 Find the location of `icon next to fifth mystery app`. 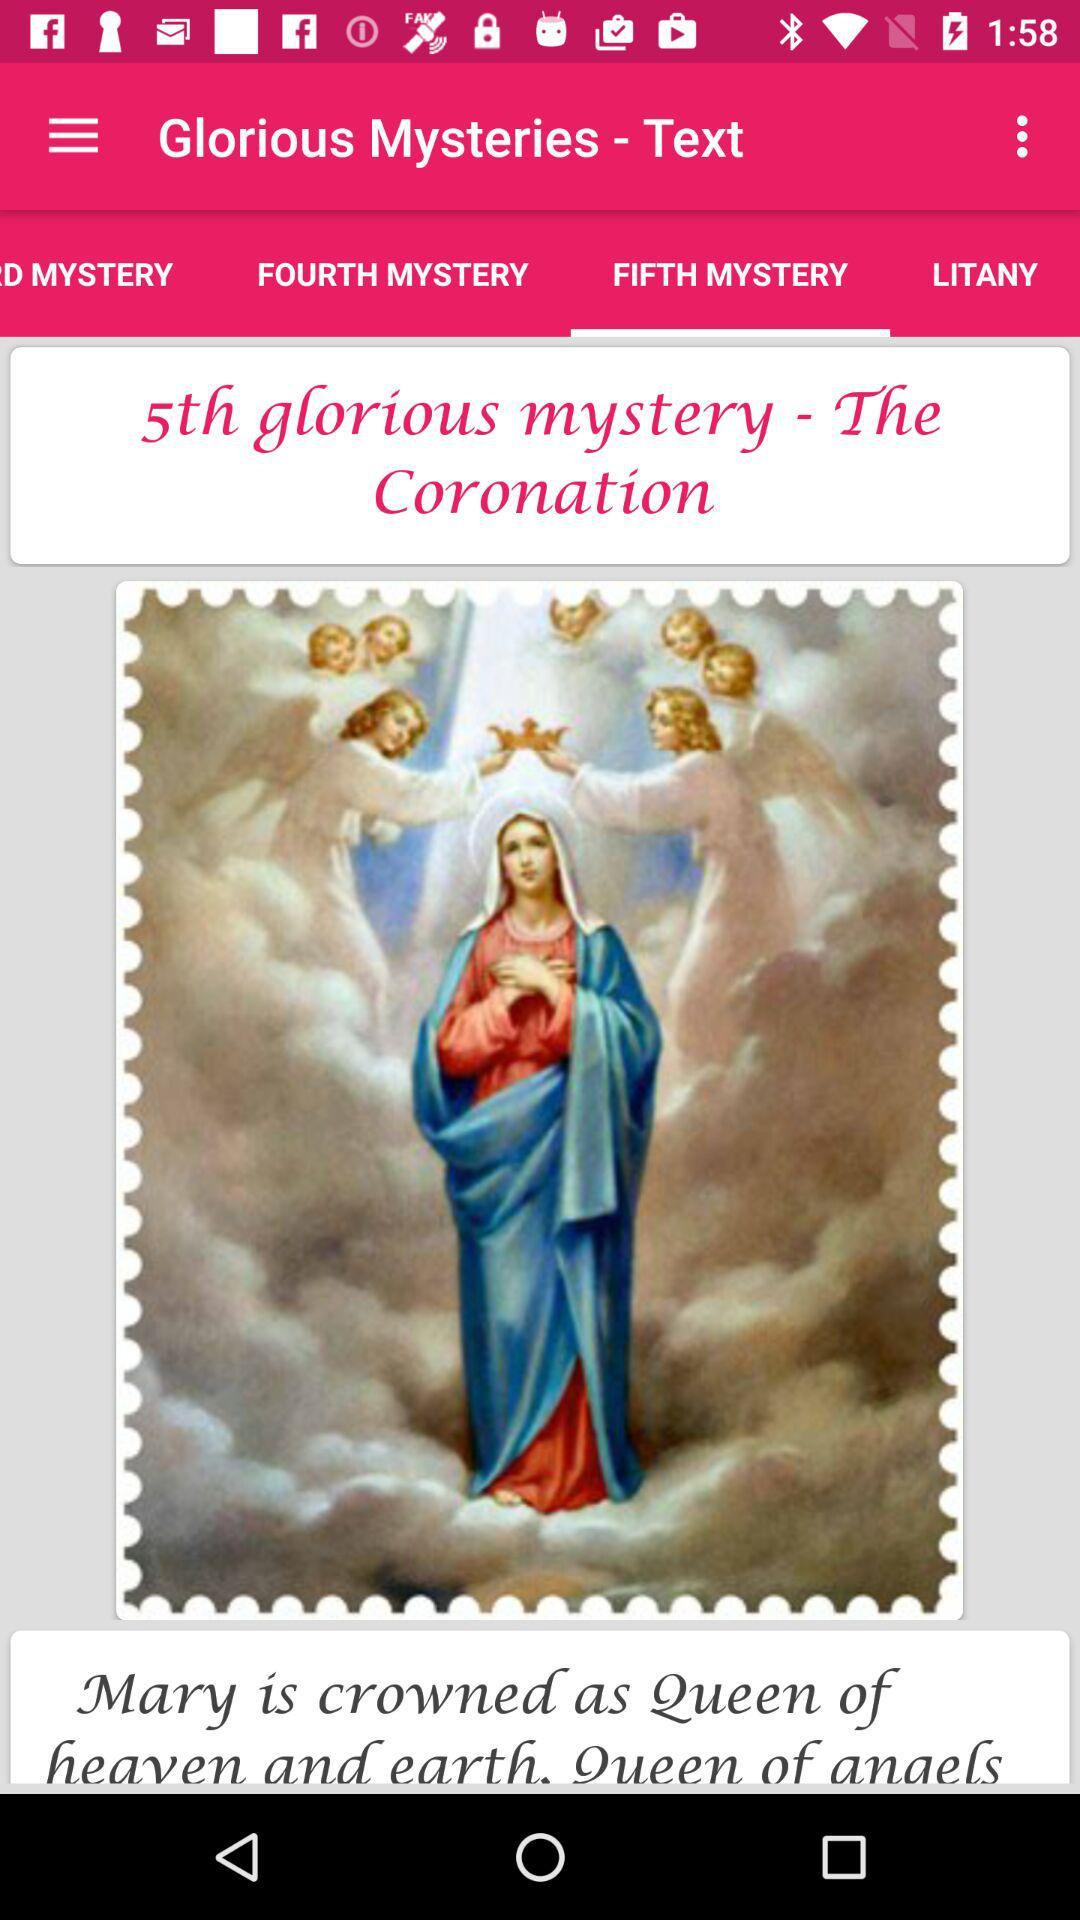

icon next to fifth mystery app is located at coordinates (1027, 135).